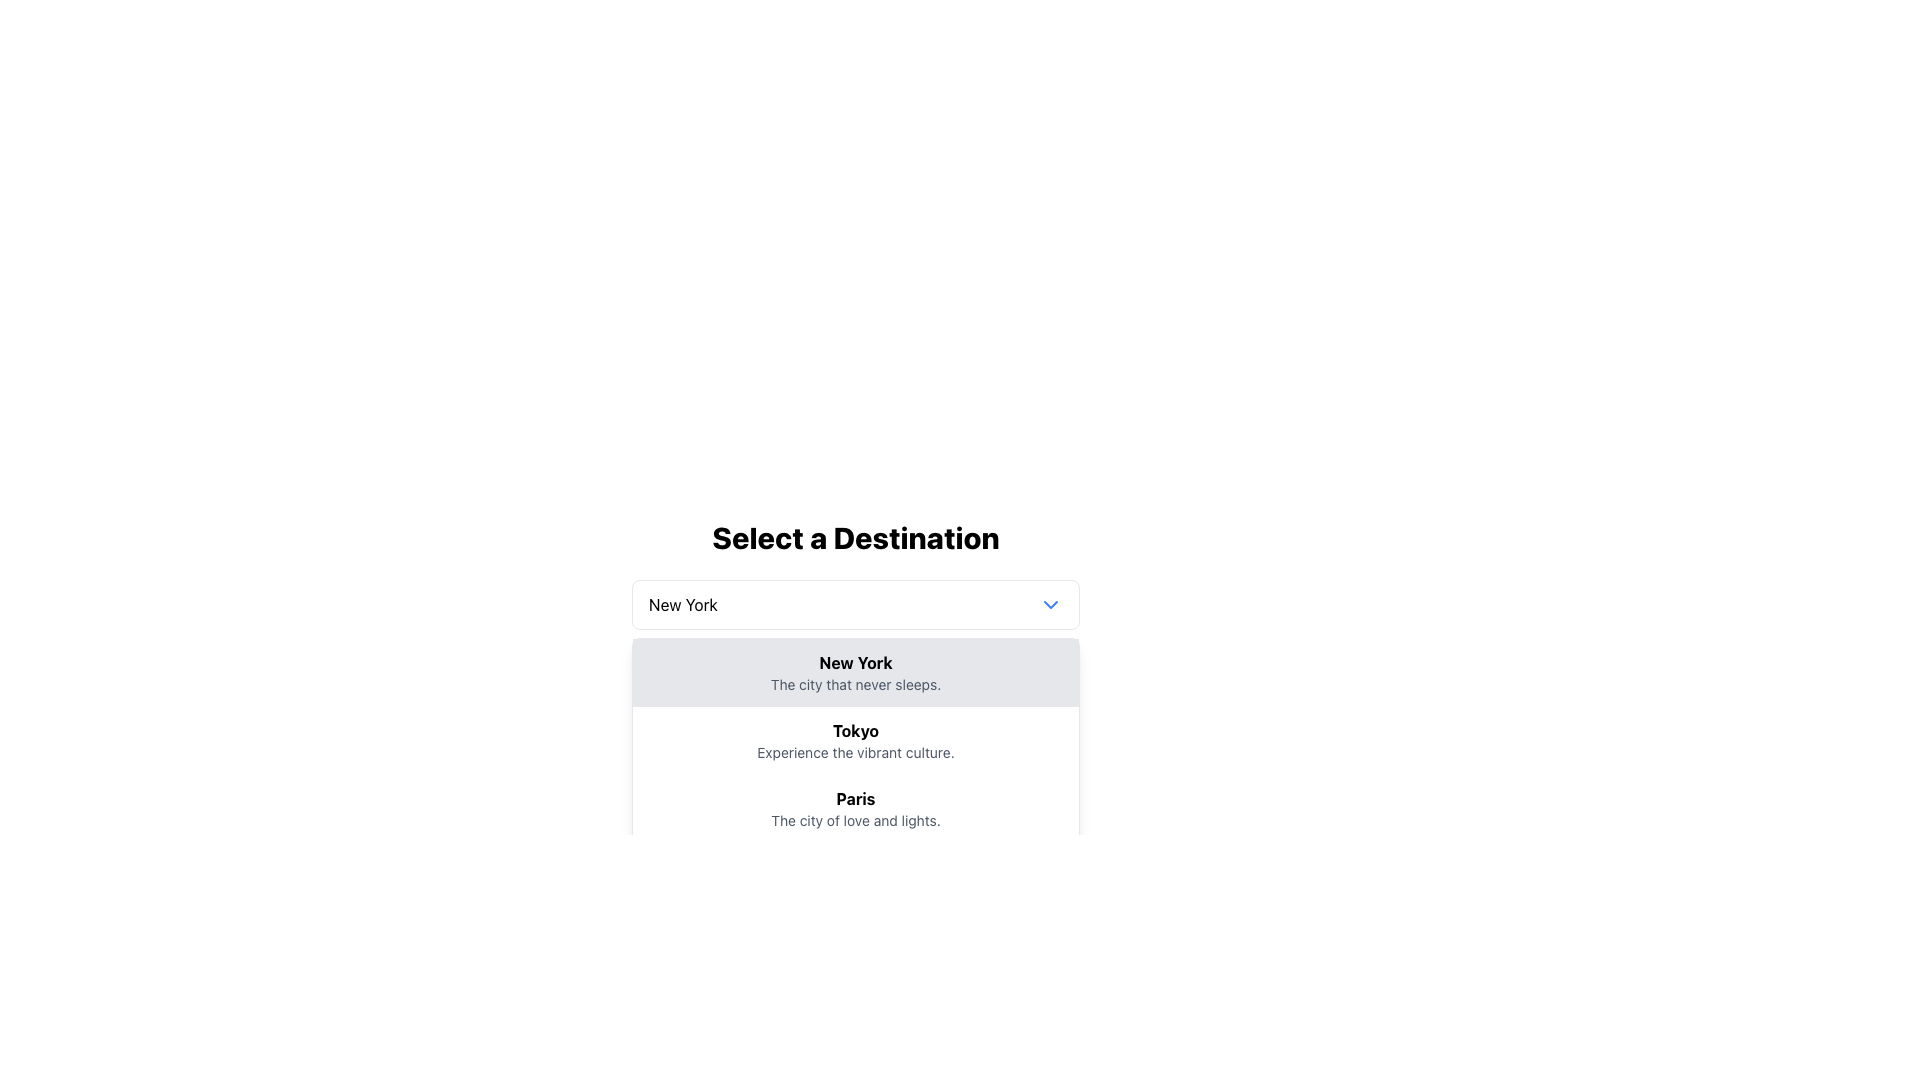 This screenshot has height=1080, width=1920. I want to click on the highlighted dropdown list item labeled 'Tokyo', so click(855, 740).